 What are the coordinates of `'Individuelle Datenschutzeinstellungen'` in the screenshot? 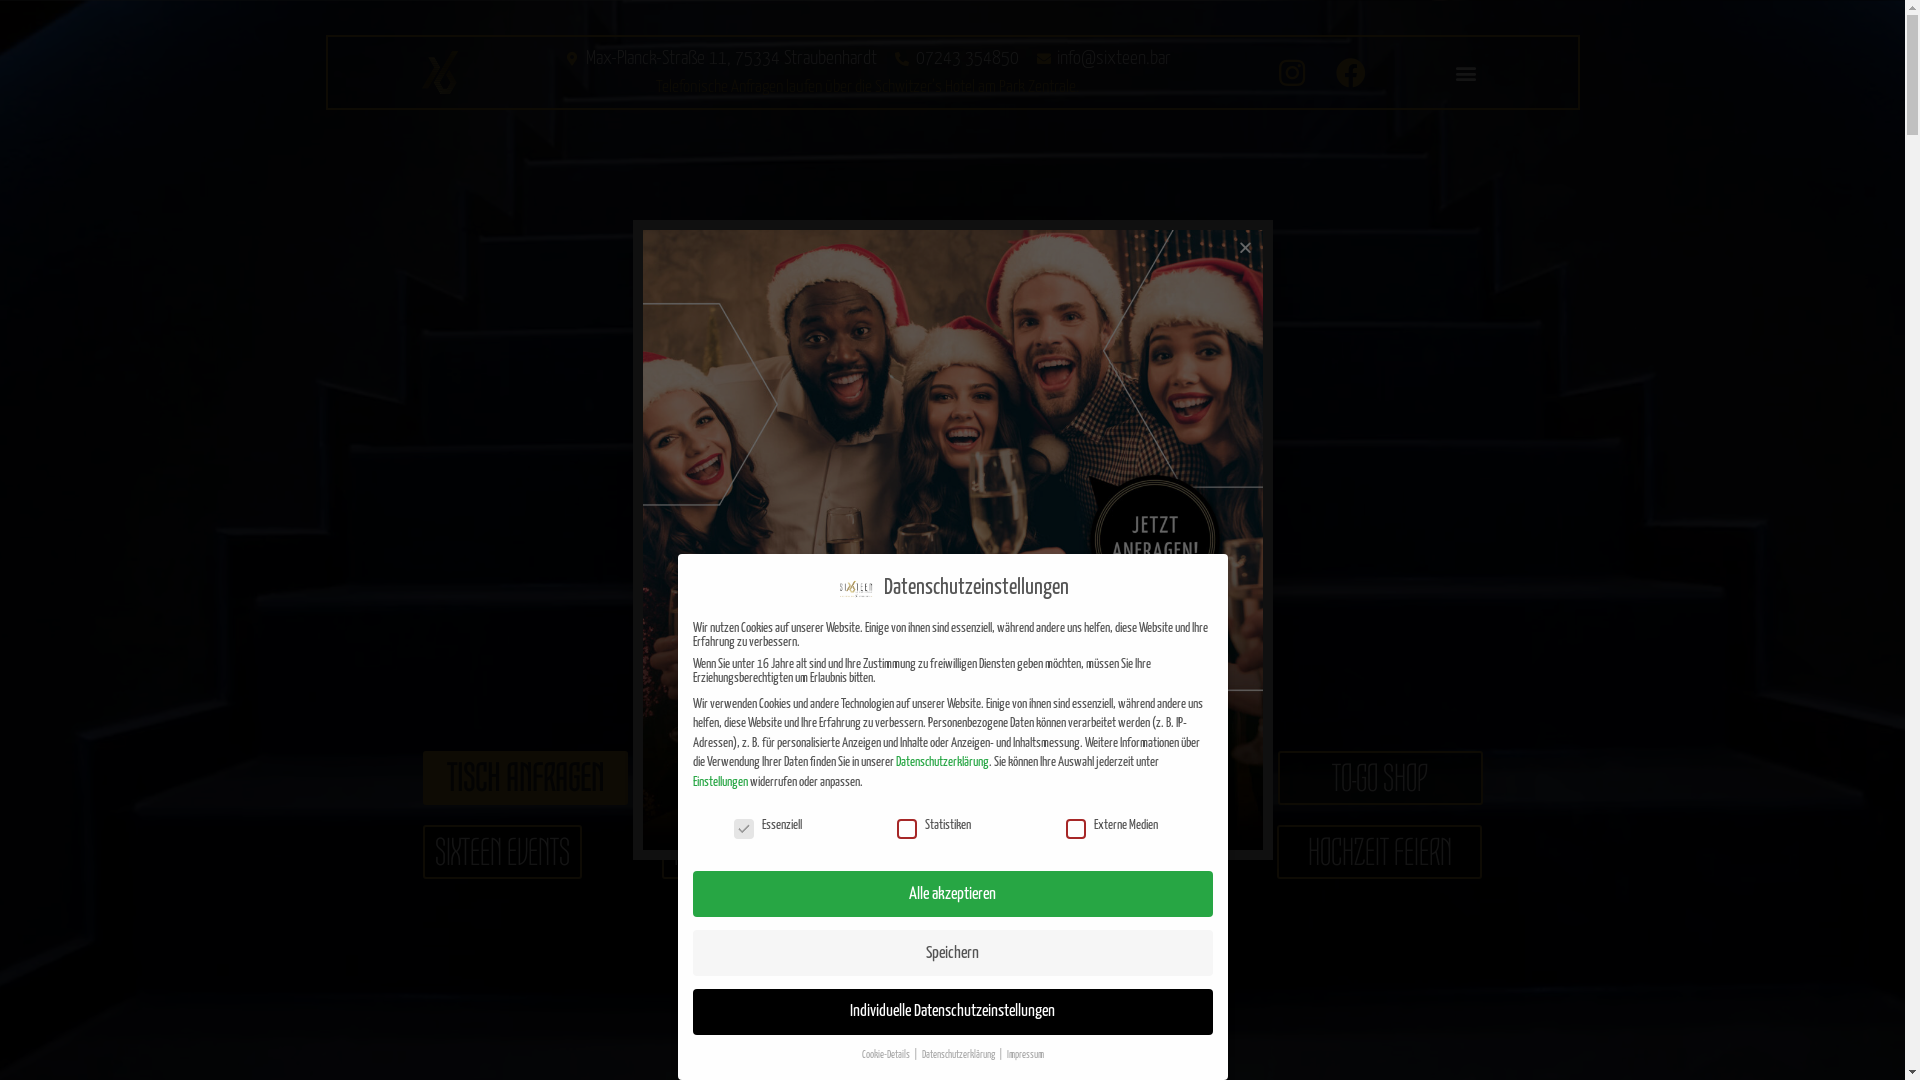 It's located at (950, 1011).